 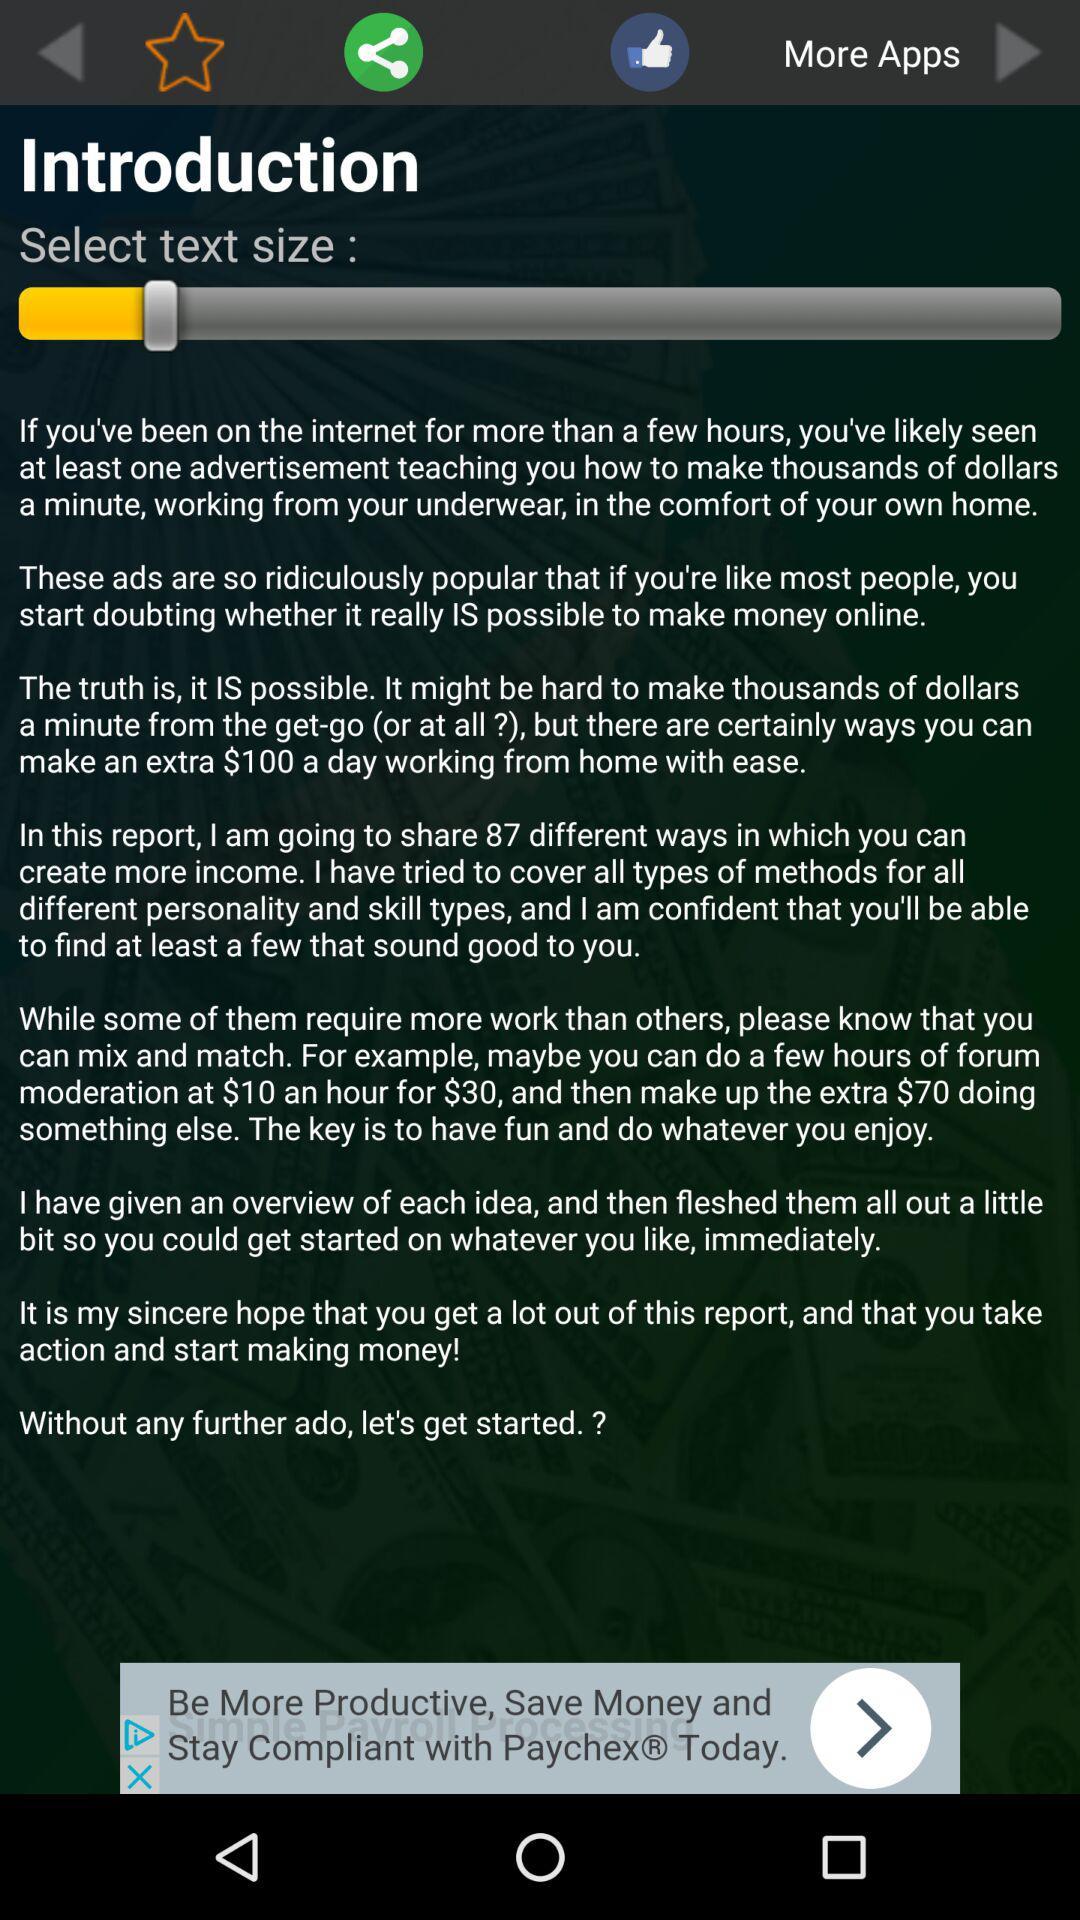 I want to click on like option, so click(x=649, y=52).